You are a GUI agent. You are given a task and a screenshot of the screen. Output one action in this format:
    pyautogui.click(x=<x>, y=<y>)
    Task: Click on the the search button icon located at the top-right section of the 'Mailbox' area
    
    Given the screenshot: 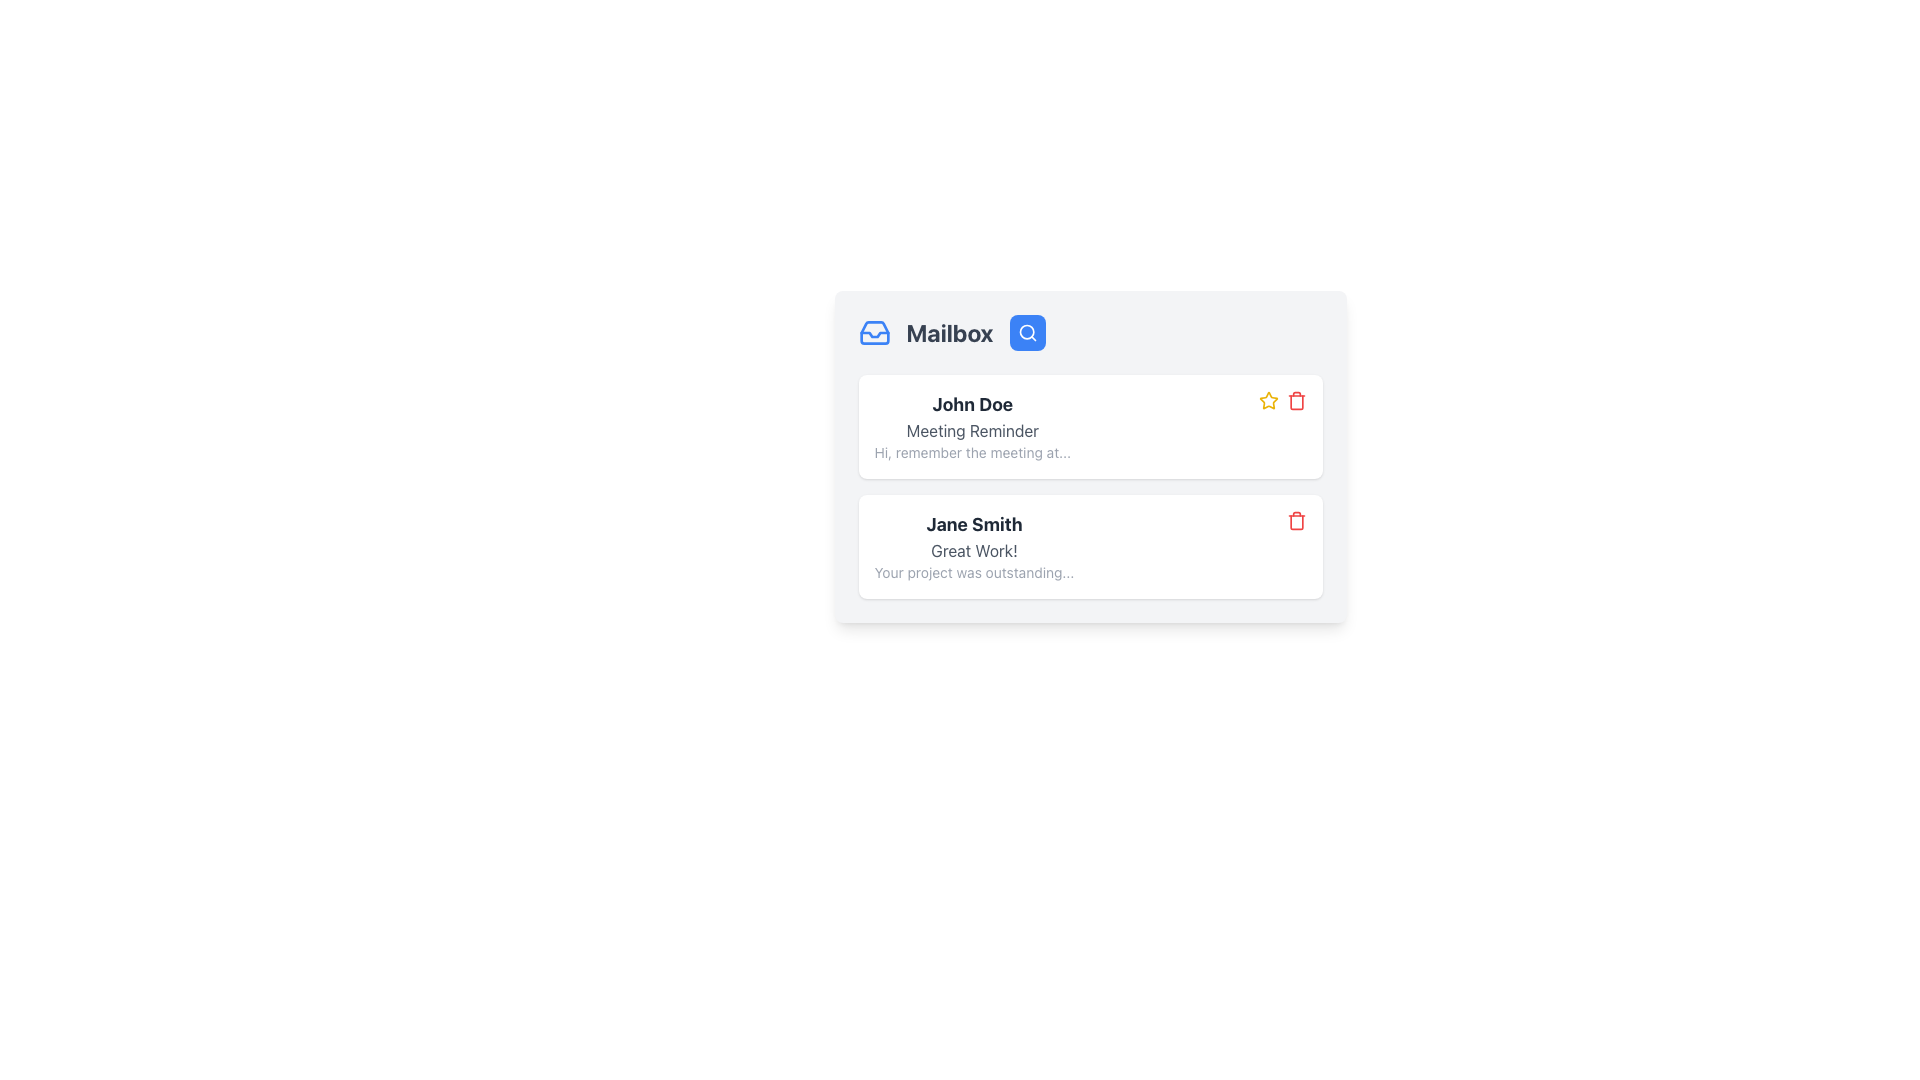 What is the action you would take?
    pyautogui.click(x=1027, y=331)
    